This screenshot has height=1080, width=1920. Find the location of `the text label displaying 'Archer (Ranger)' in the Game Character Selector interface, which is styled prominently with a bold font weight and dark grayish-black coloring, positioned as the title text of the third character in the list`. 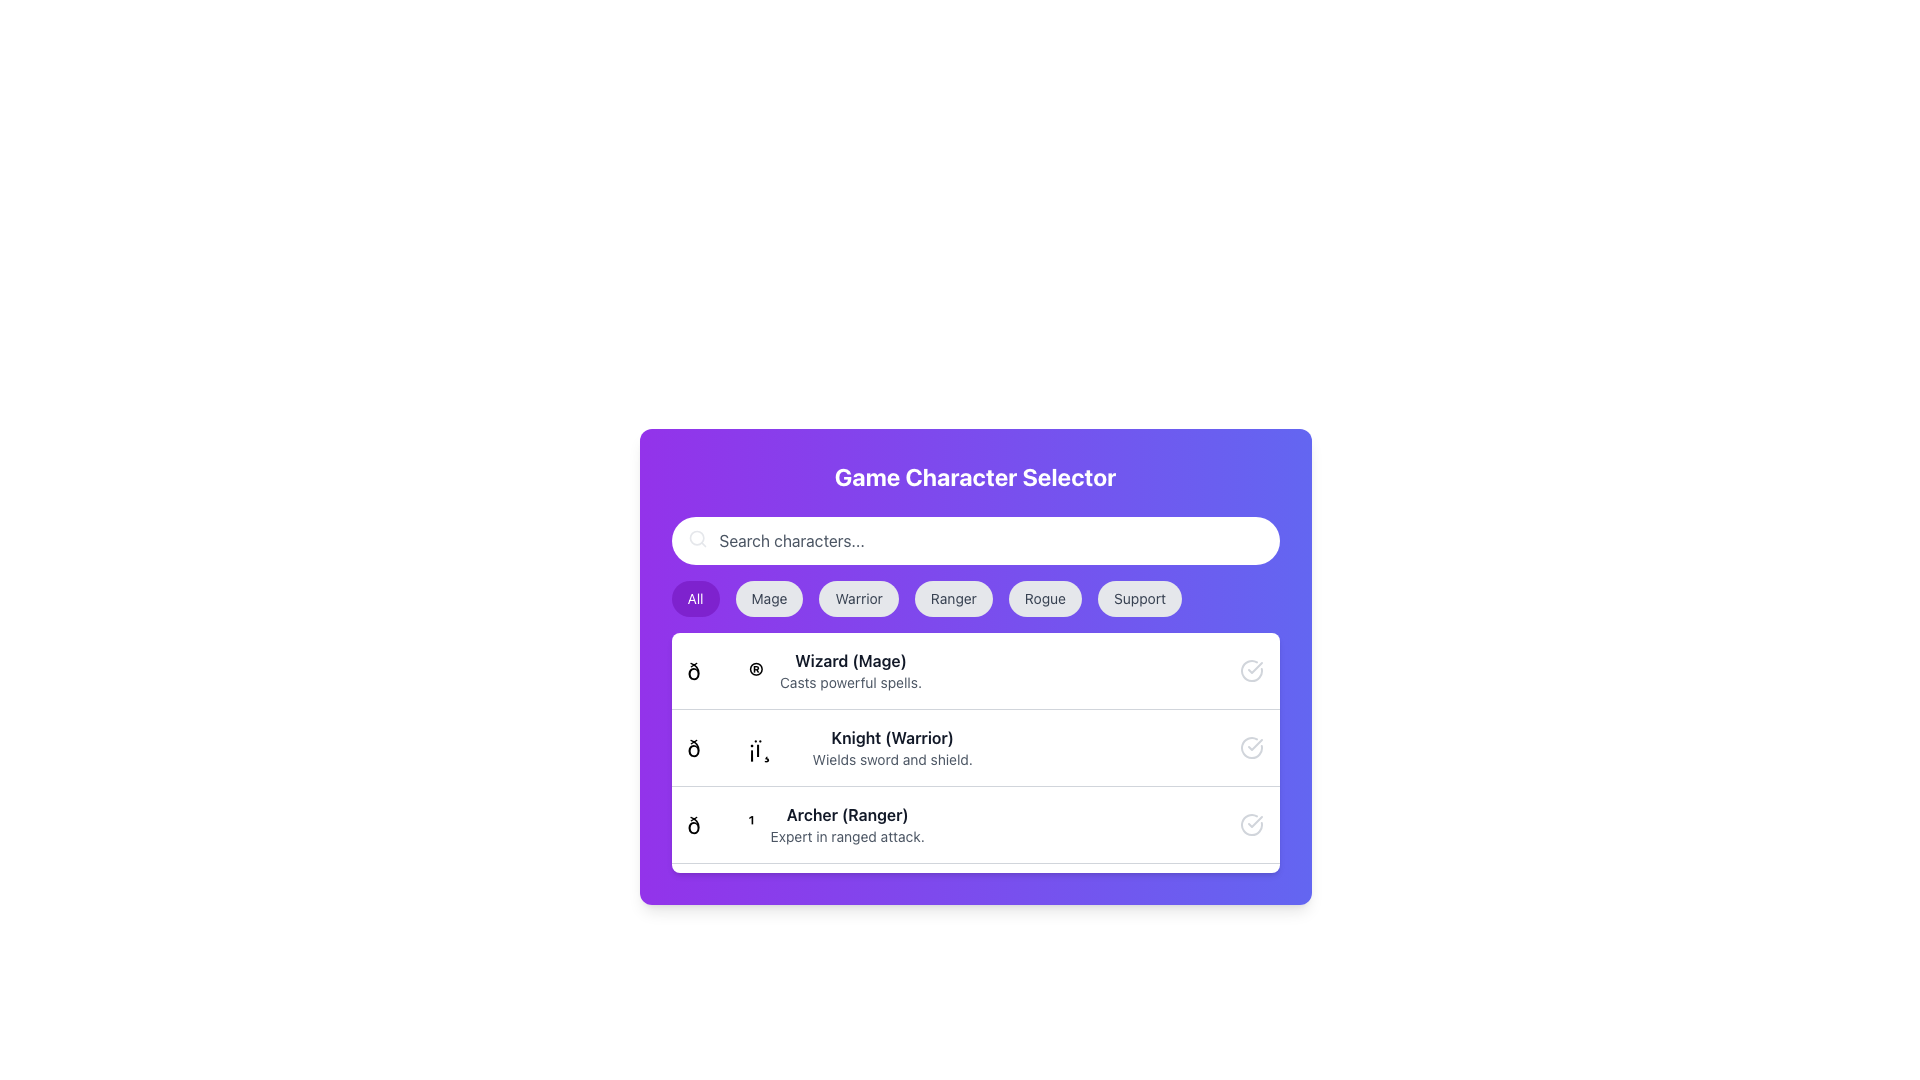

the text label displaying 'Archer (Ranger)' in the Game Character Selector interface, which is styled prominently with a bold font weight and dark grayish-black coloring, positioned as the title text of the third character in the list is located at coordinates (847, 814).